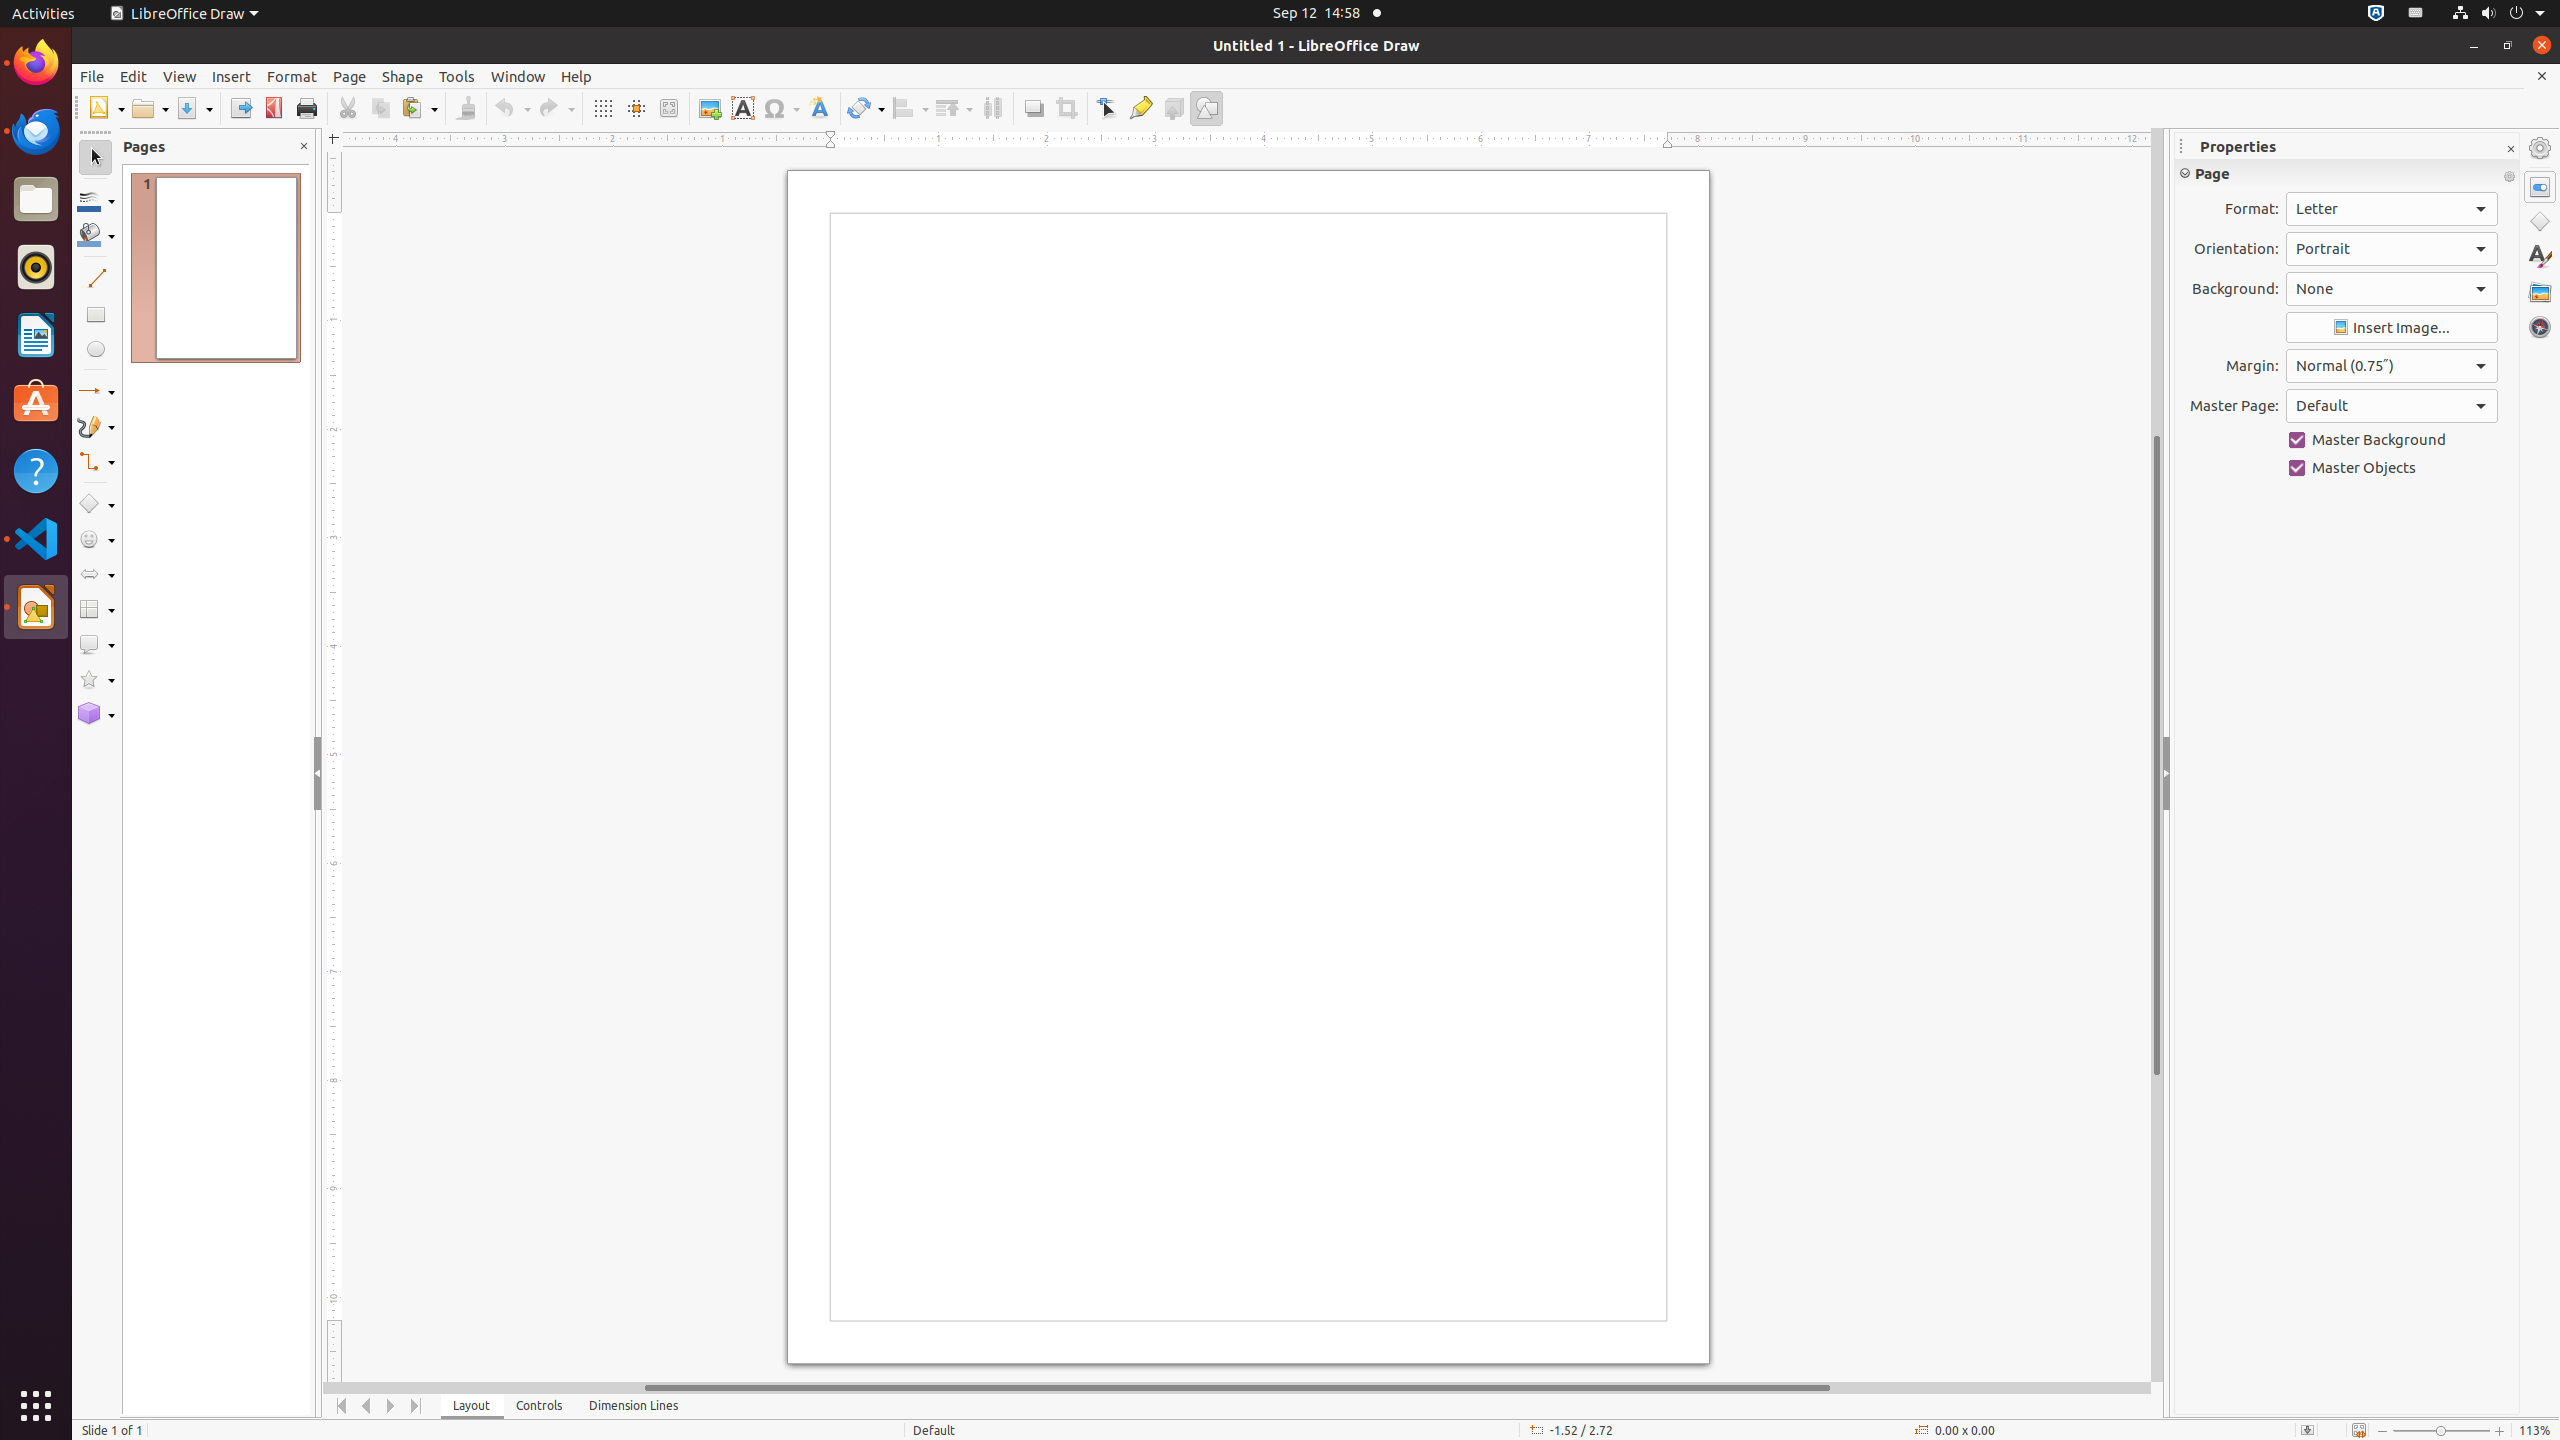 The image size is (2560, 1440). I want to click on 'Insert Image', so click(2392, 326).